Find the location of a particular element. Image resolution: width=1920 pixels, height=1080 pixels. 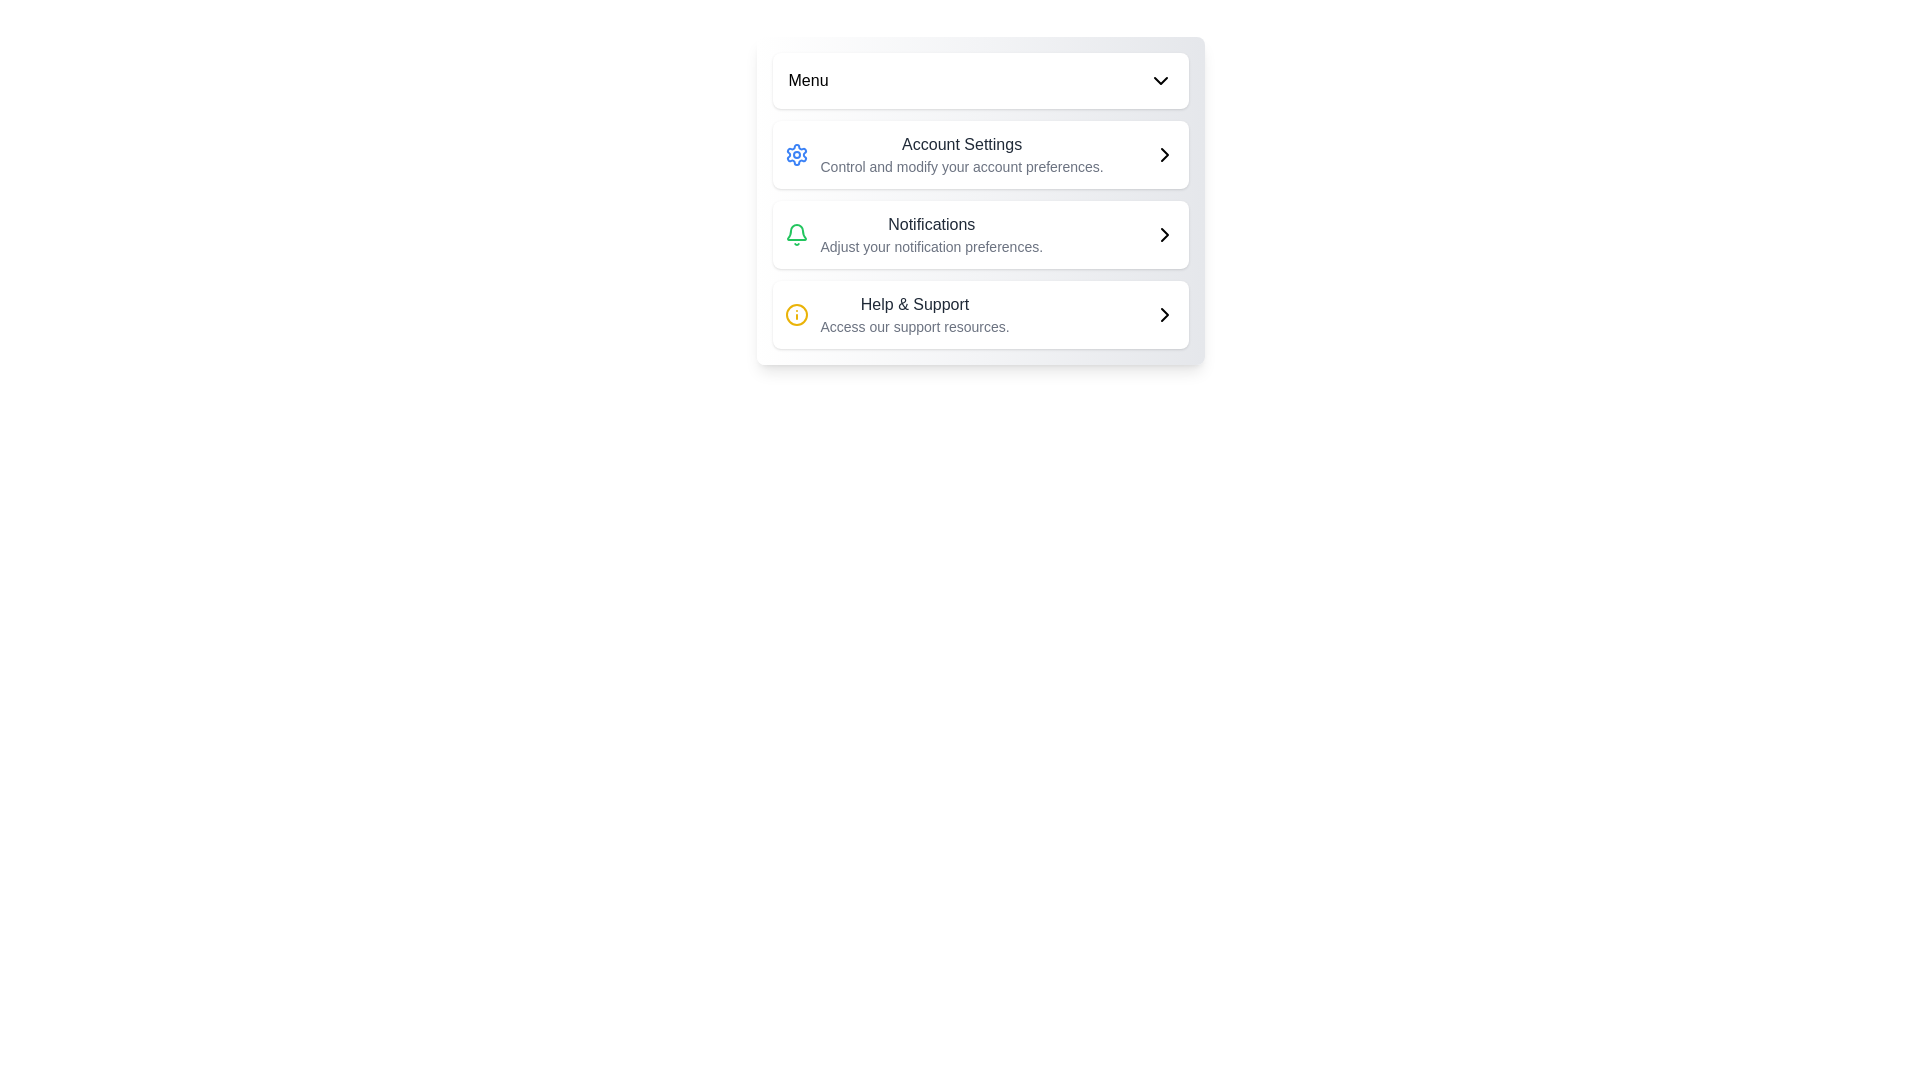

the 'Help & Support' navigation link, which features a white background, rounded corners, a yellow circular badge with a symbol, and bold text followed by smaller text is located at coordinates (980, 315).